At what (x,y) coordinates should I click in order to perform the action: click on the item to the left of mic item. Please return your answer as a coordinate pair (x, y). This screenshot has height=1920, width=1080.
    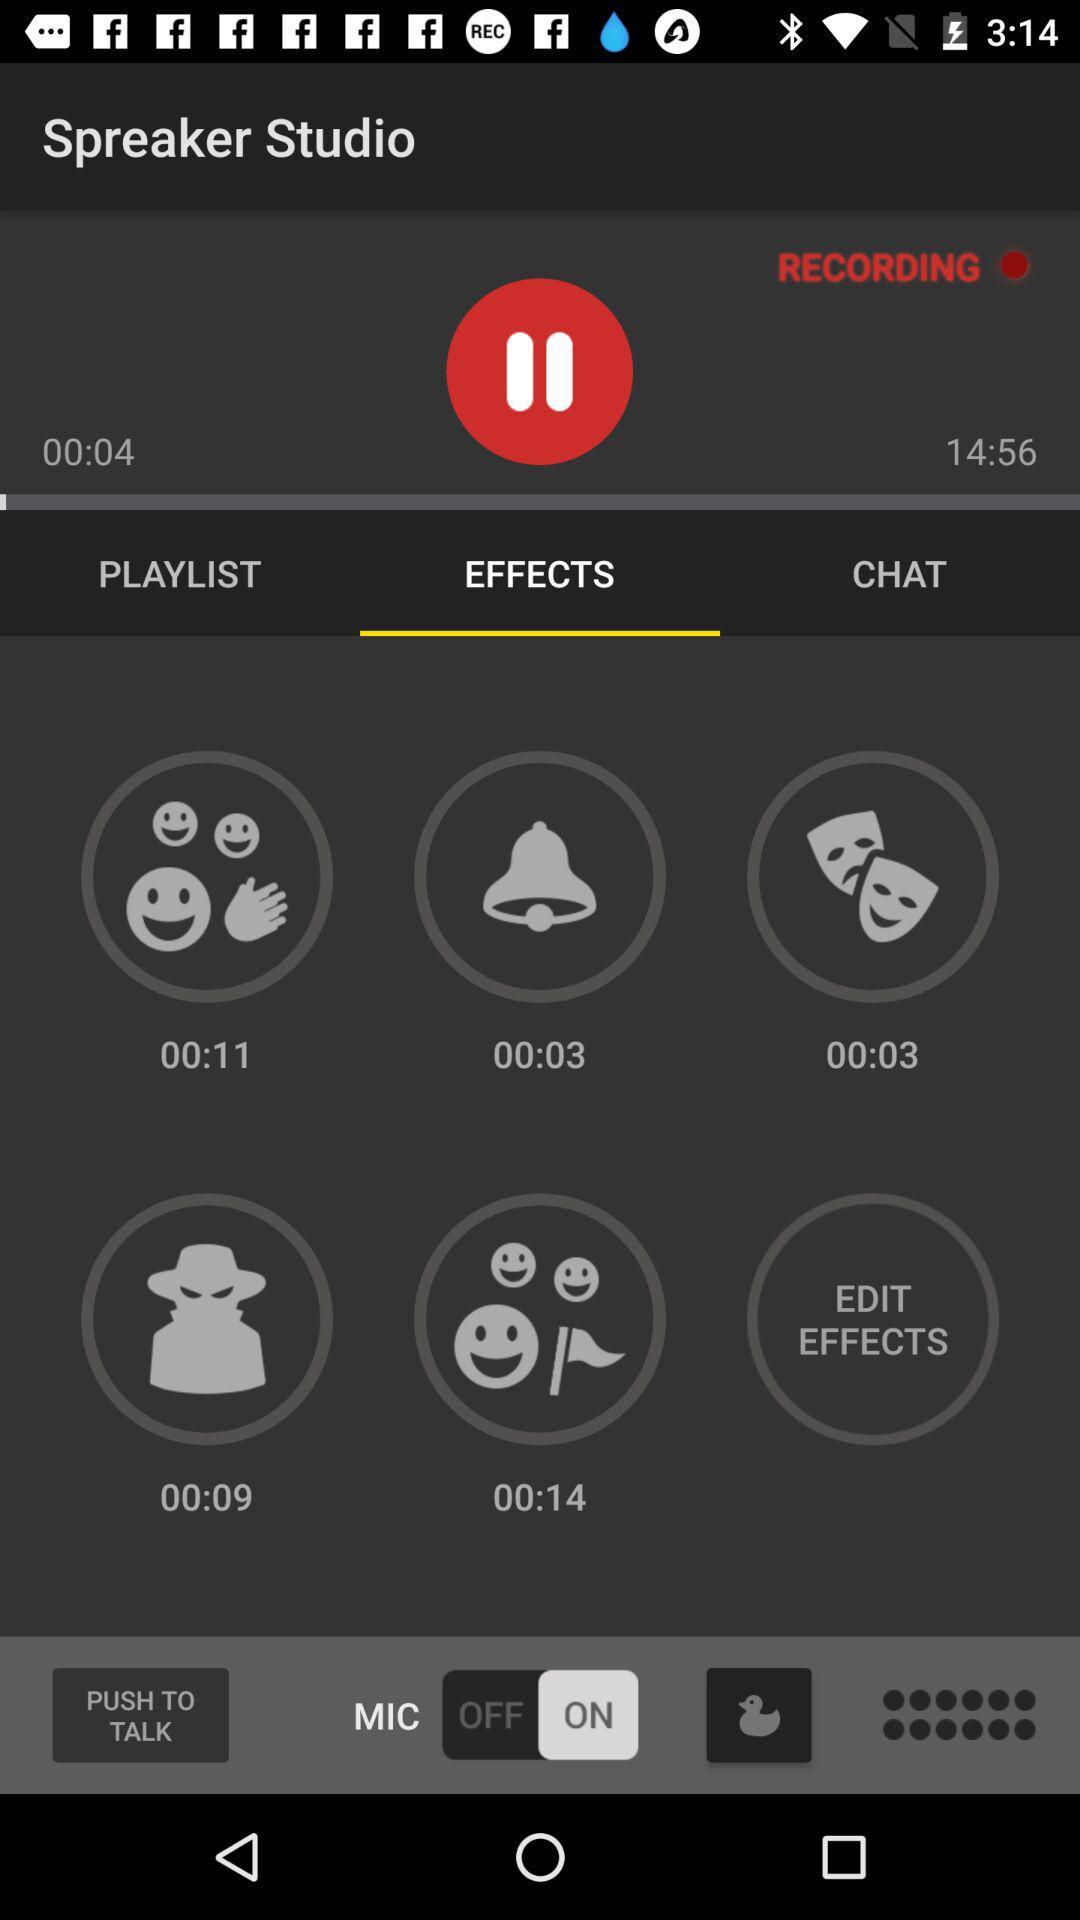
    Looking at the image, I should click on (139, 1714).